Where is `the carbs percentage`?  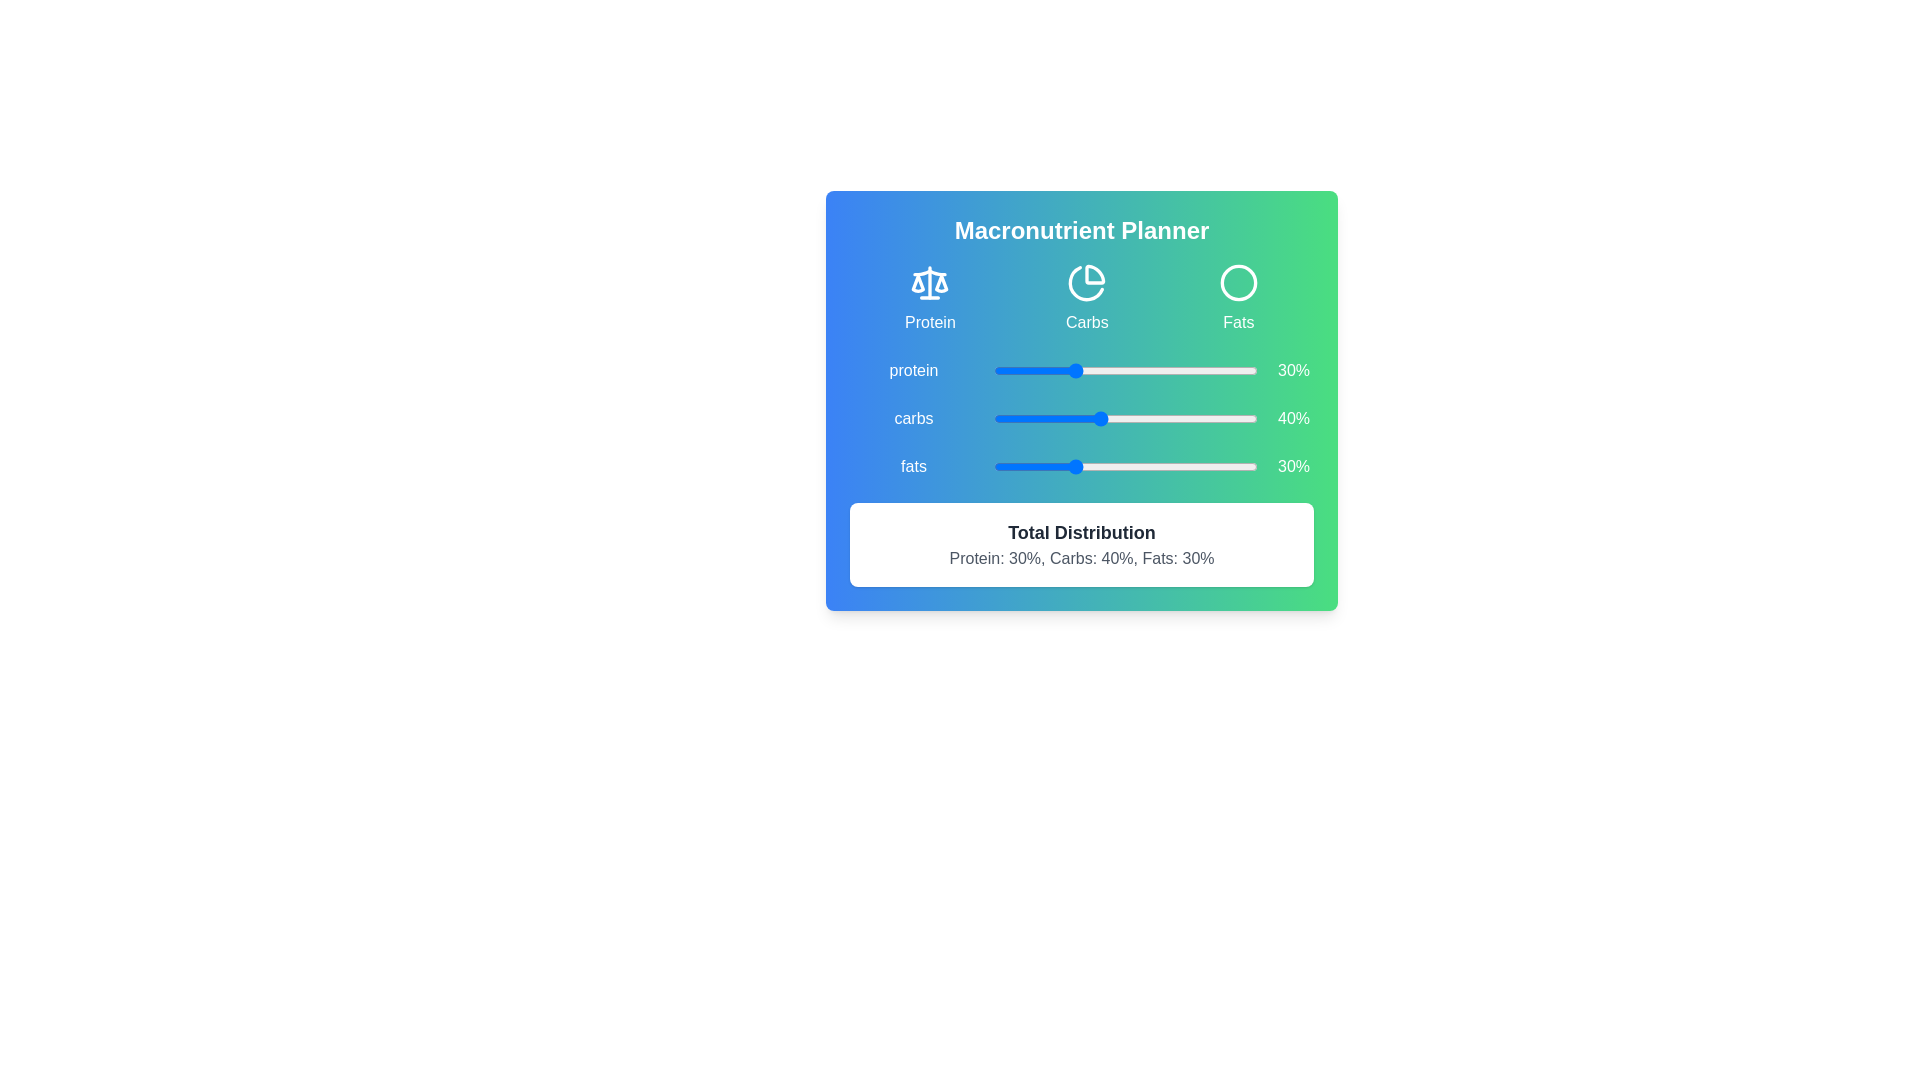
the carbs percentage is located at coordinates (1031, 418).